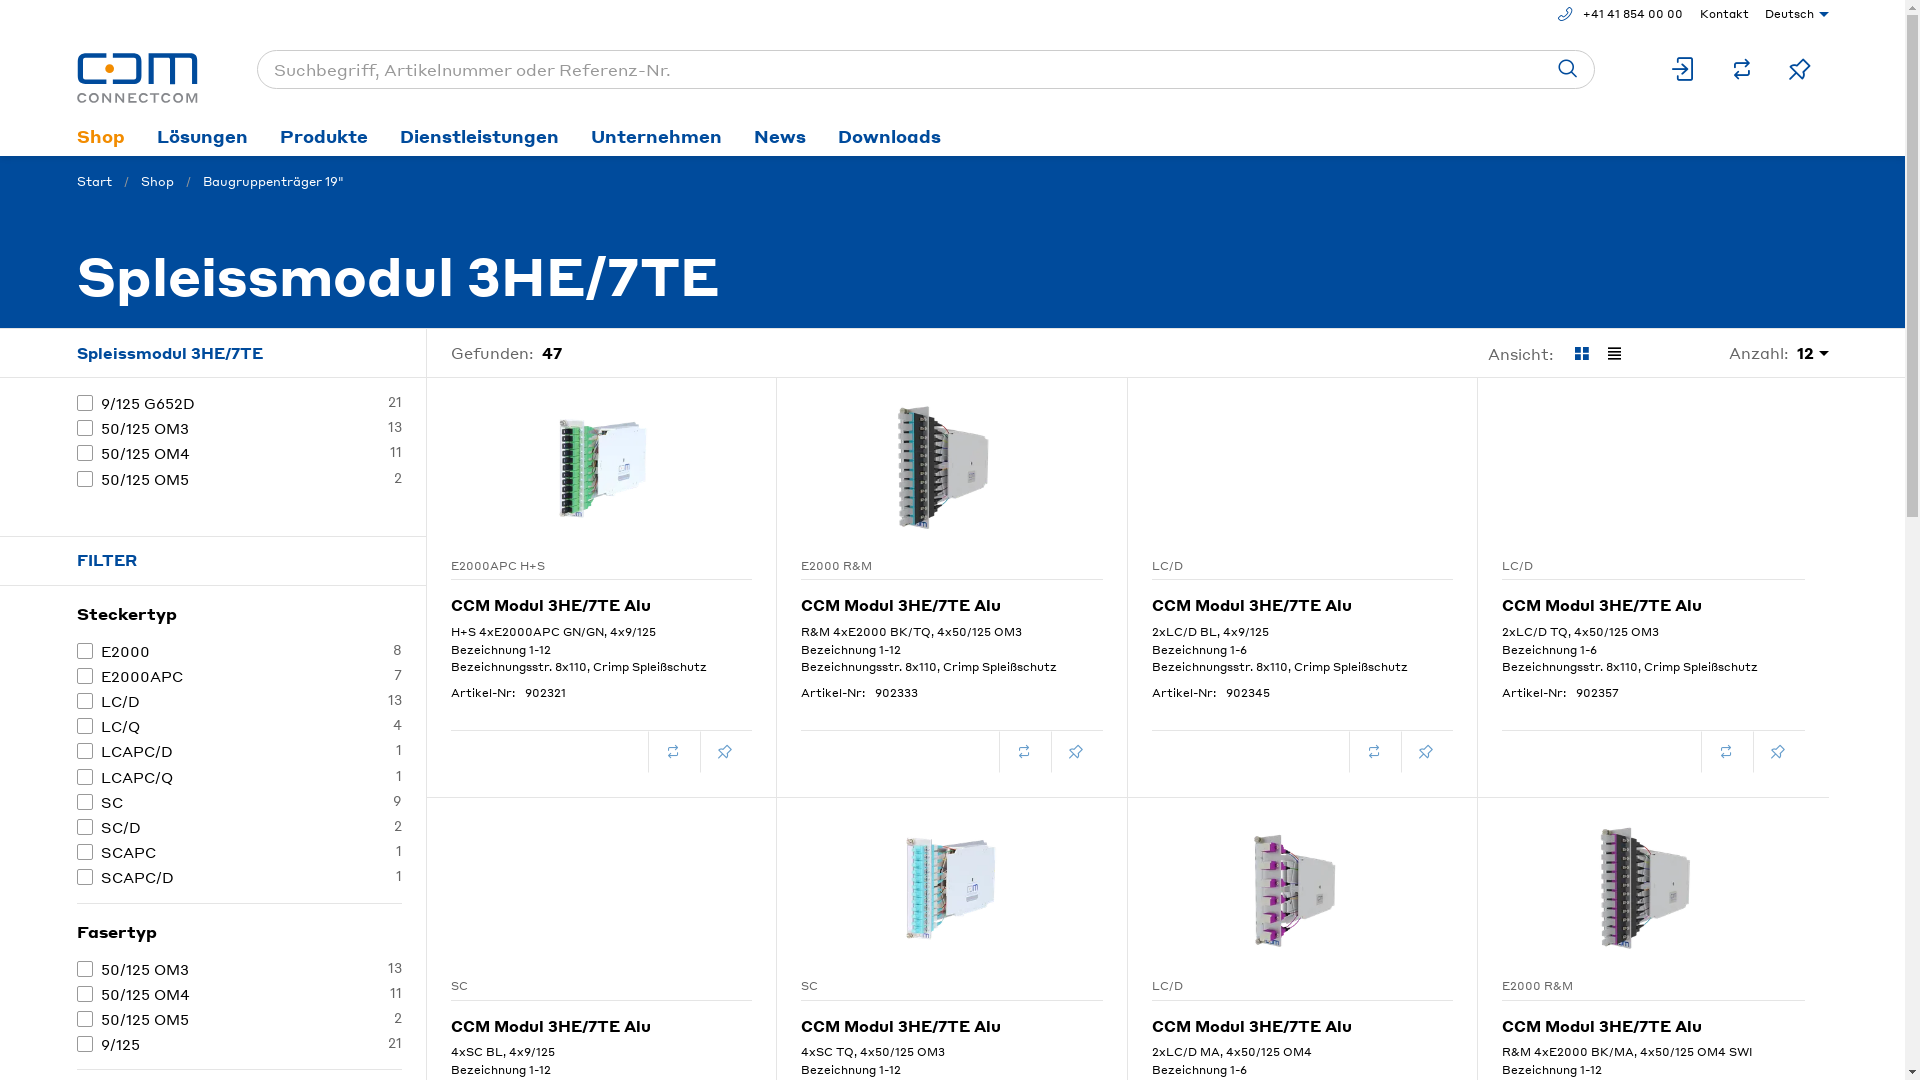  Describe the element at coordinates (778, 135) in the screenshot. I see `'News'` at that location.